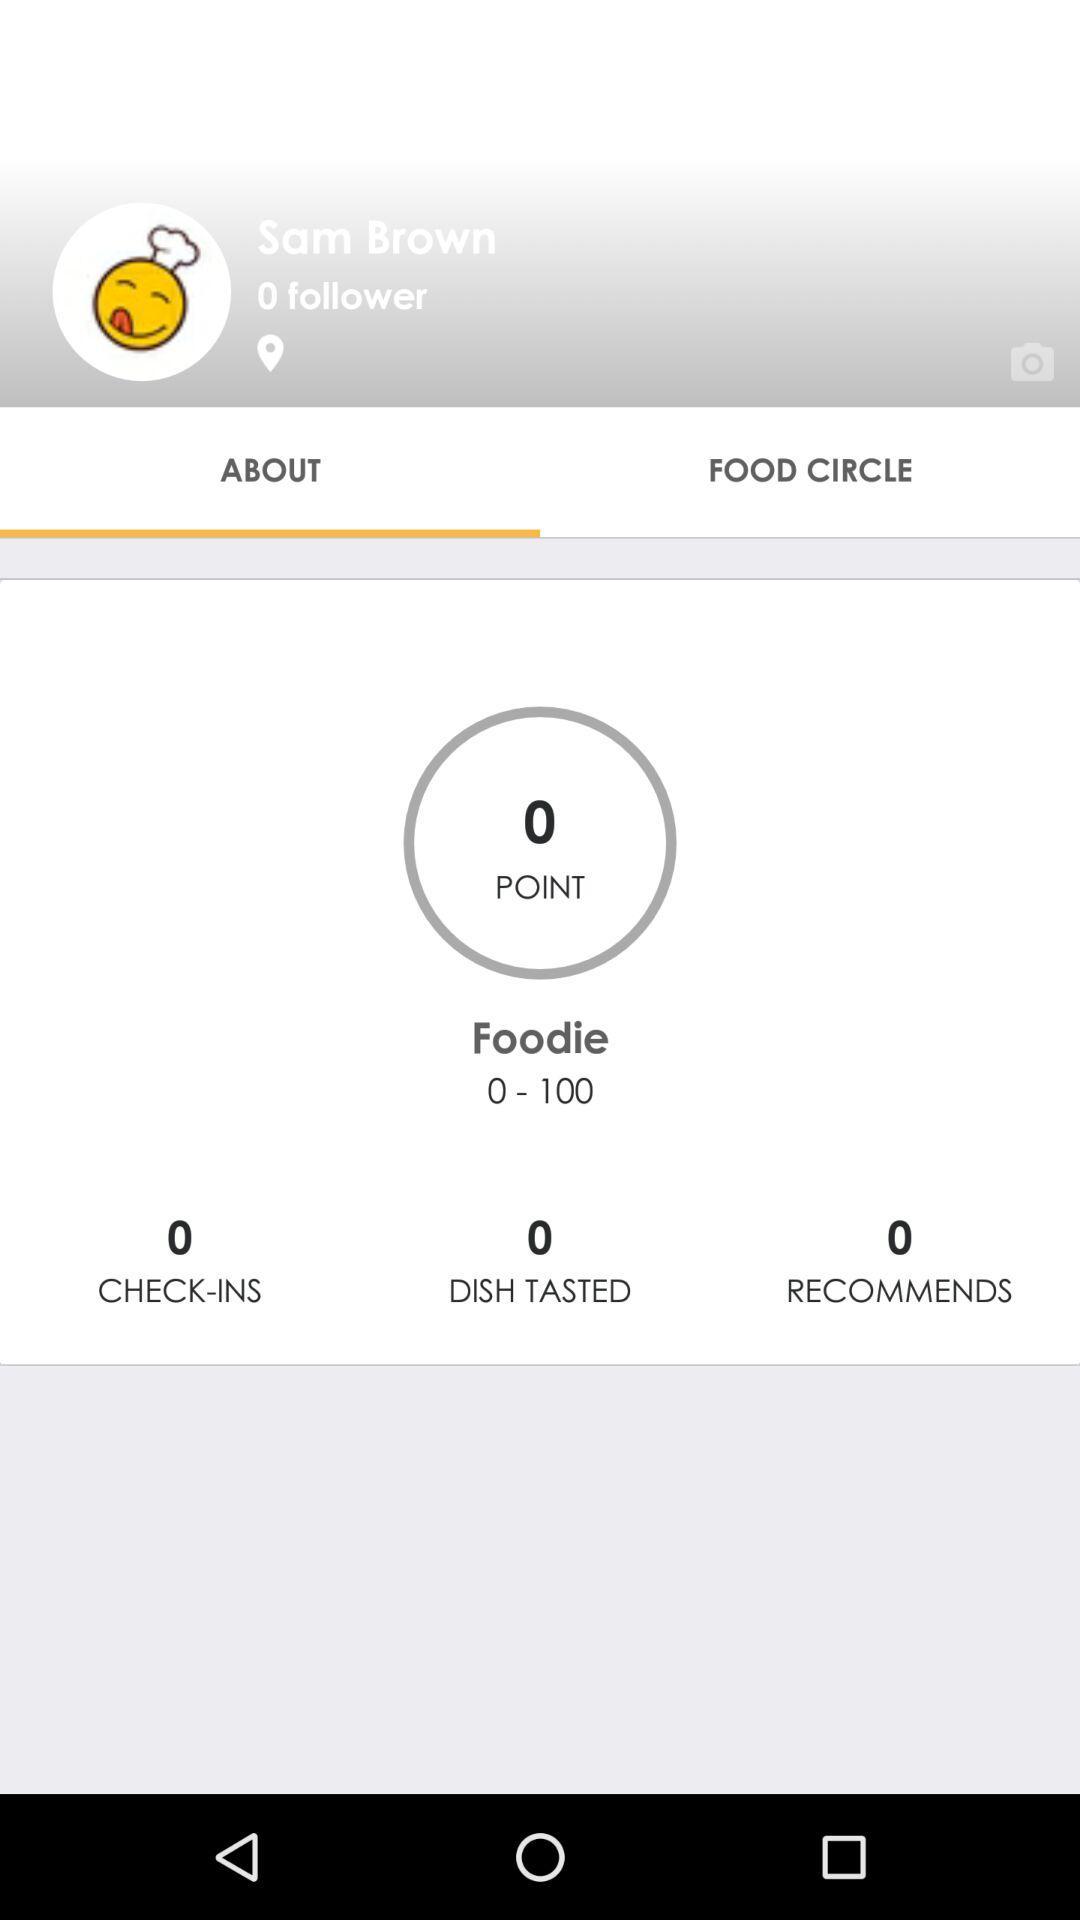  I want to click on the photo icon, so click(1006, 335).